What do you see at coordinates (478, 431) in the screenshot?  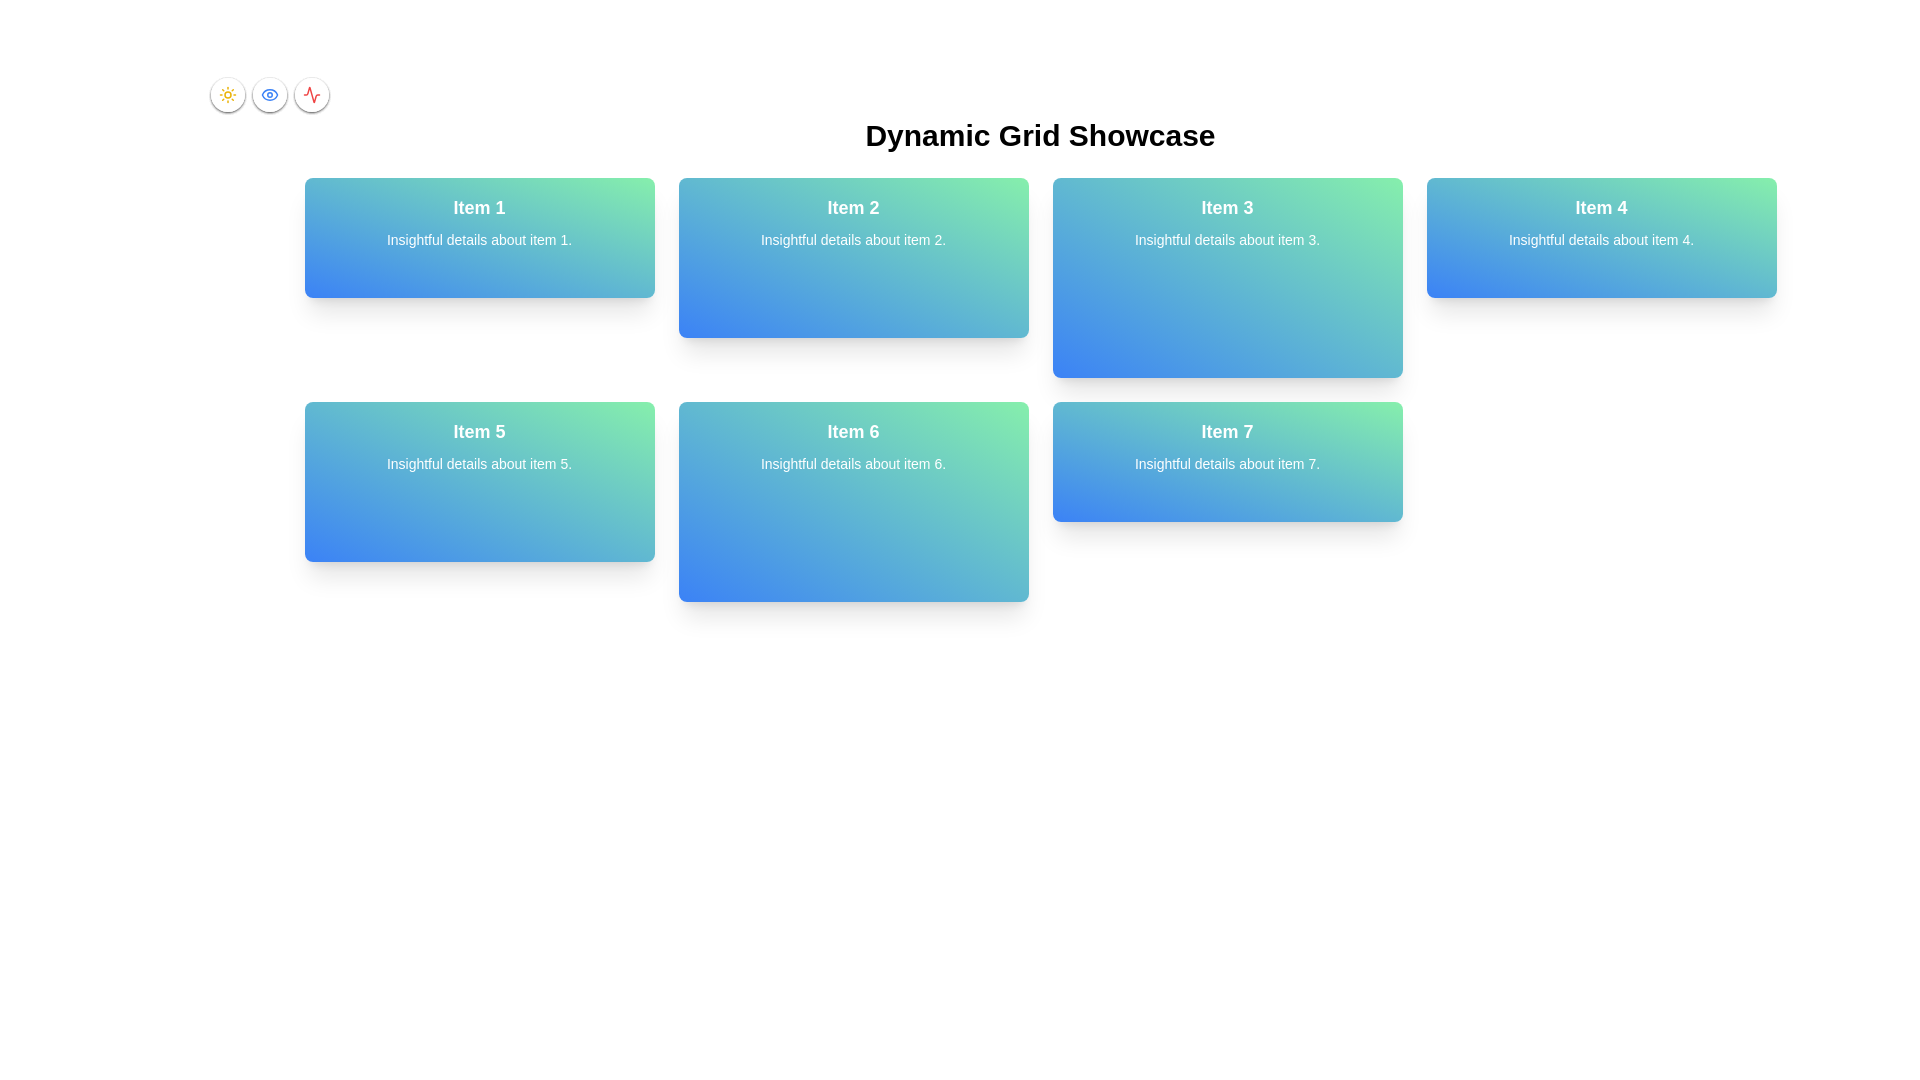 I see `the emphasized heading text labeled 'Item 5' to check for possible interaction options` at bounding box center [478, 431].